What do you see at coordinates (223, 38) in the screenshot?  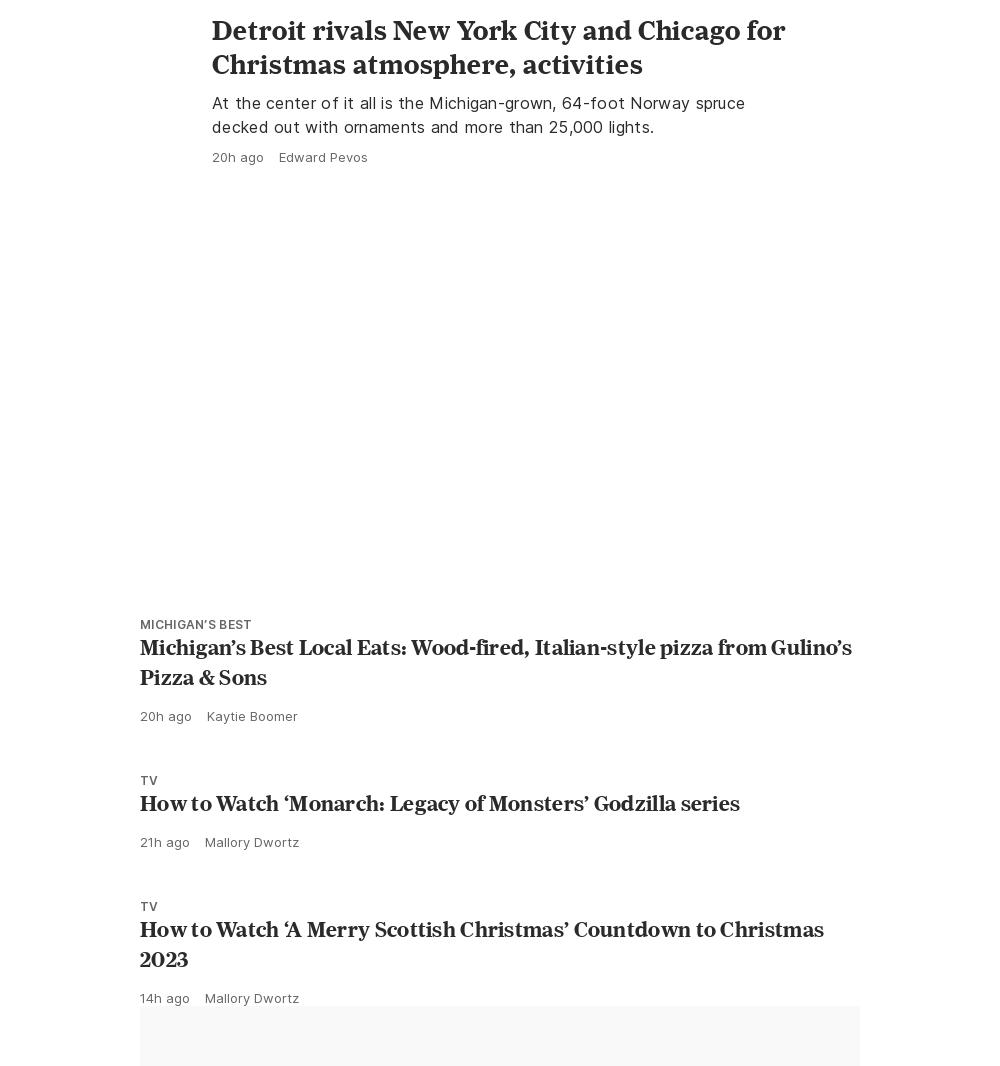 I see `'Life'` at bounding box center [223, 38].